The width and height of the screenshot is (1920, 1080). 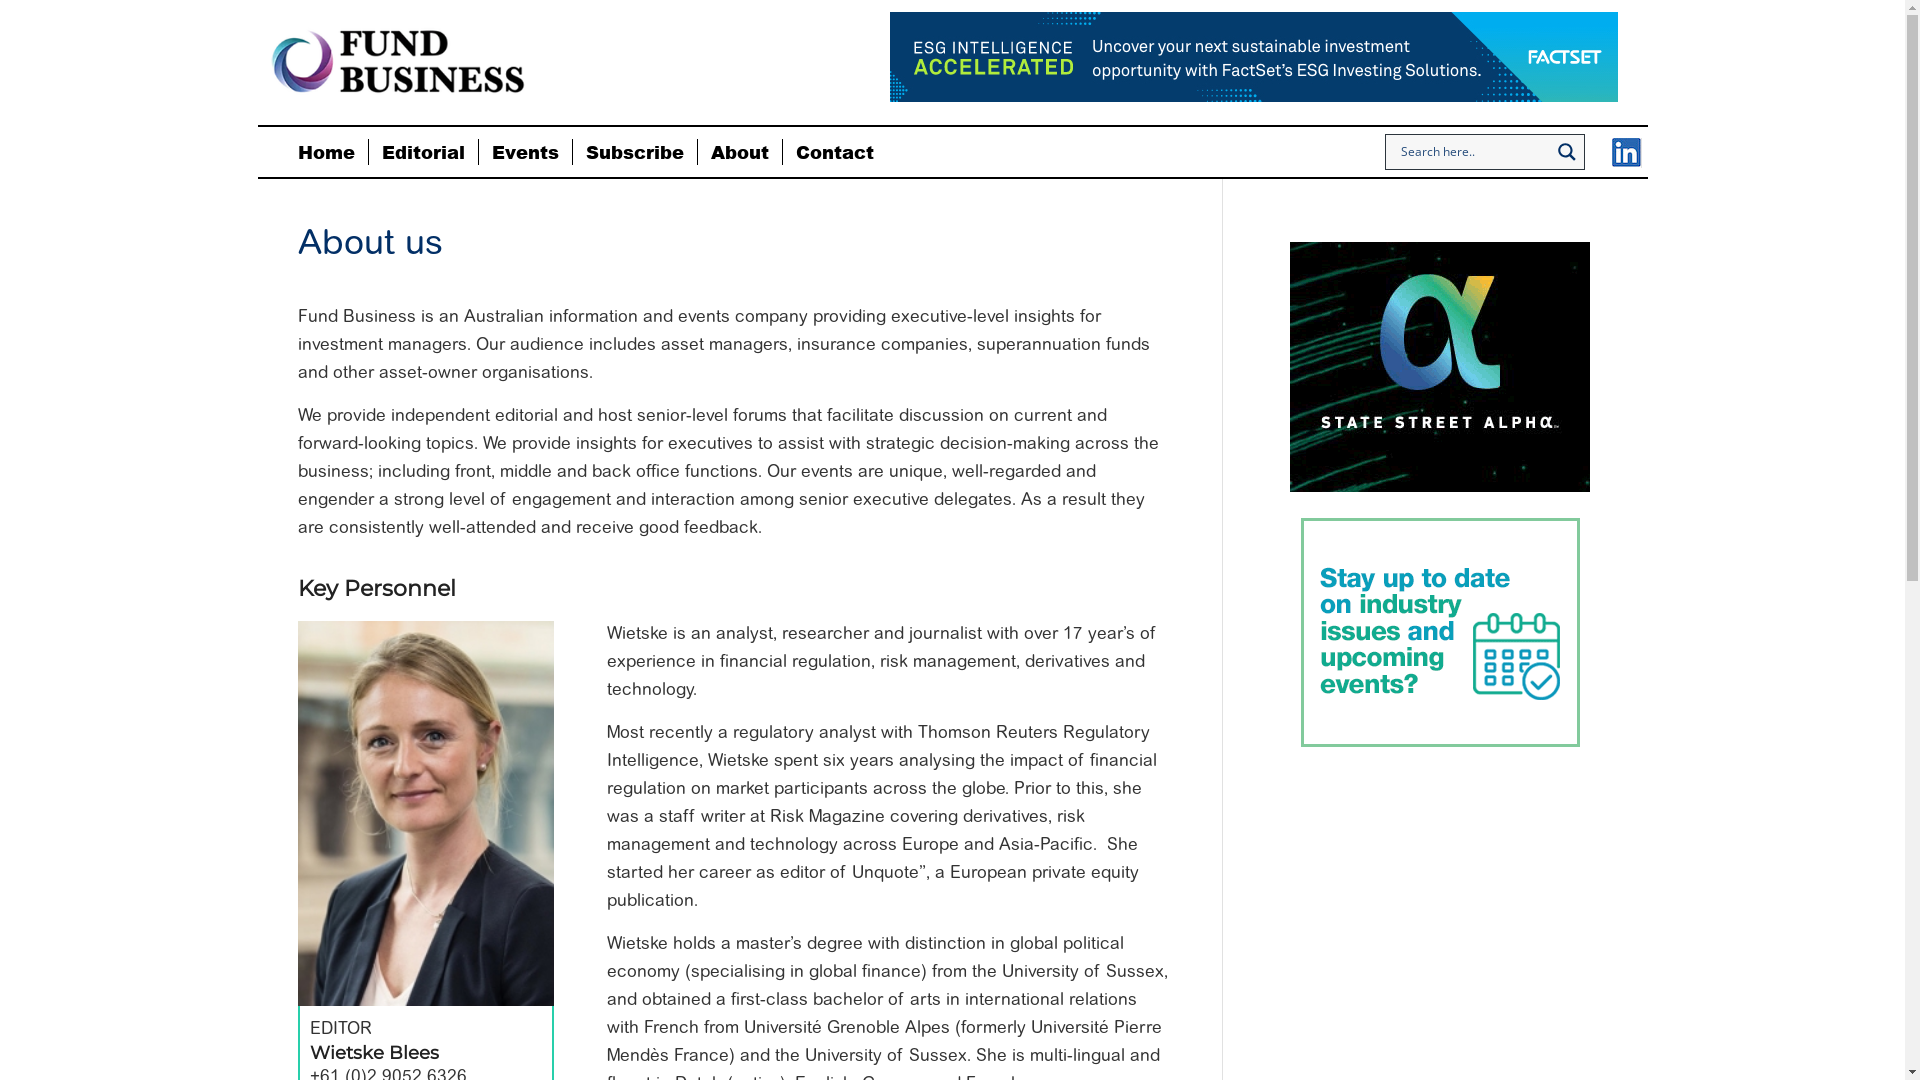 What do you see at coordinates (633, 150) in the screenshot?
I see `'Subscribe'` at bounding box center [633, 150].